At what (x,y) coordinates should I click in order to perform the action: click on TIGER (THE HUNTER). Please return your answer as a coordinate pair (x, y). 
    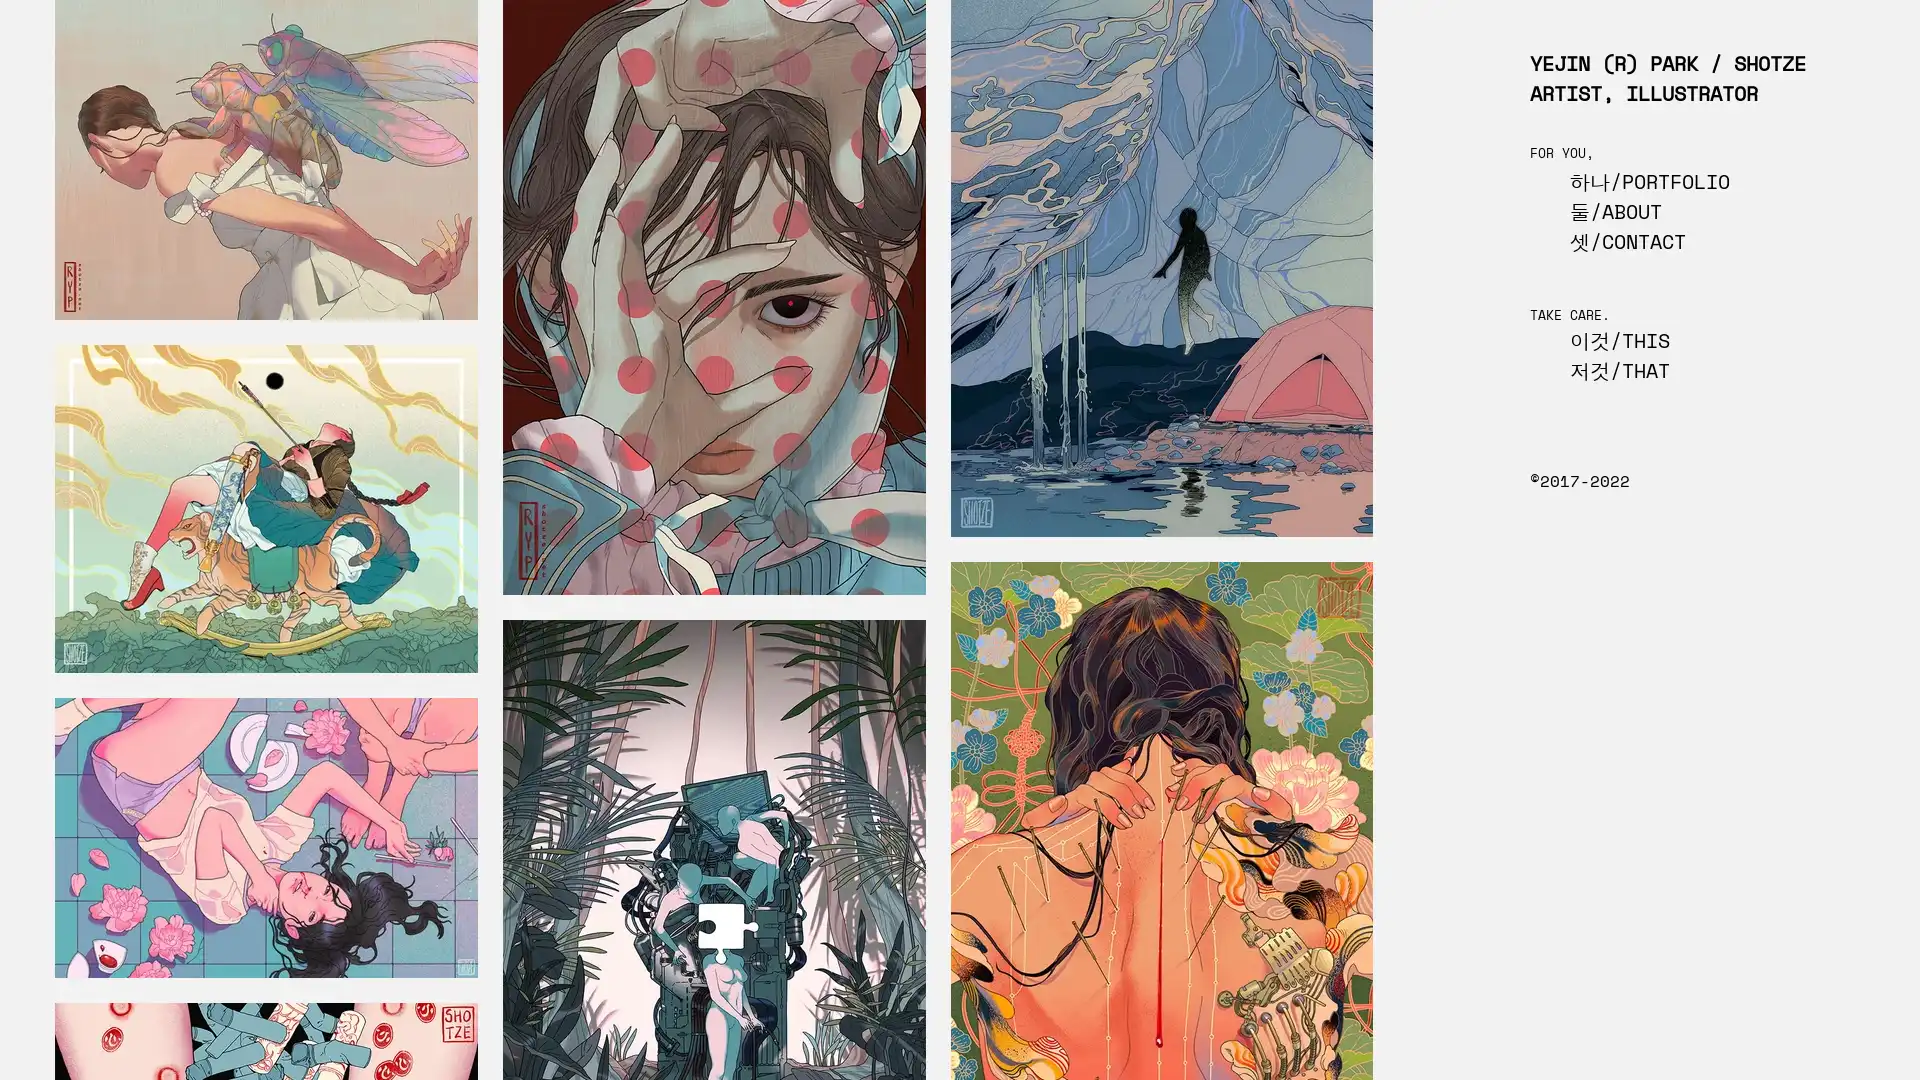
    Looking at the image, I should click on (265, 508).